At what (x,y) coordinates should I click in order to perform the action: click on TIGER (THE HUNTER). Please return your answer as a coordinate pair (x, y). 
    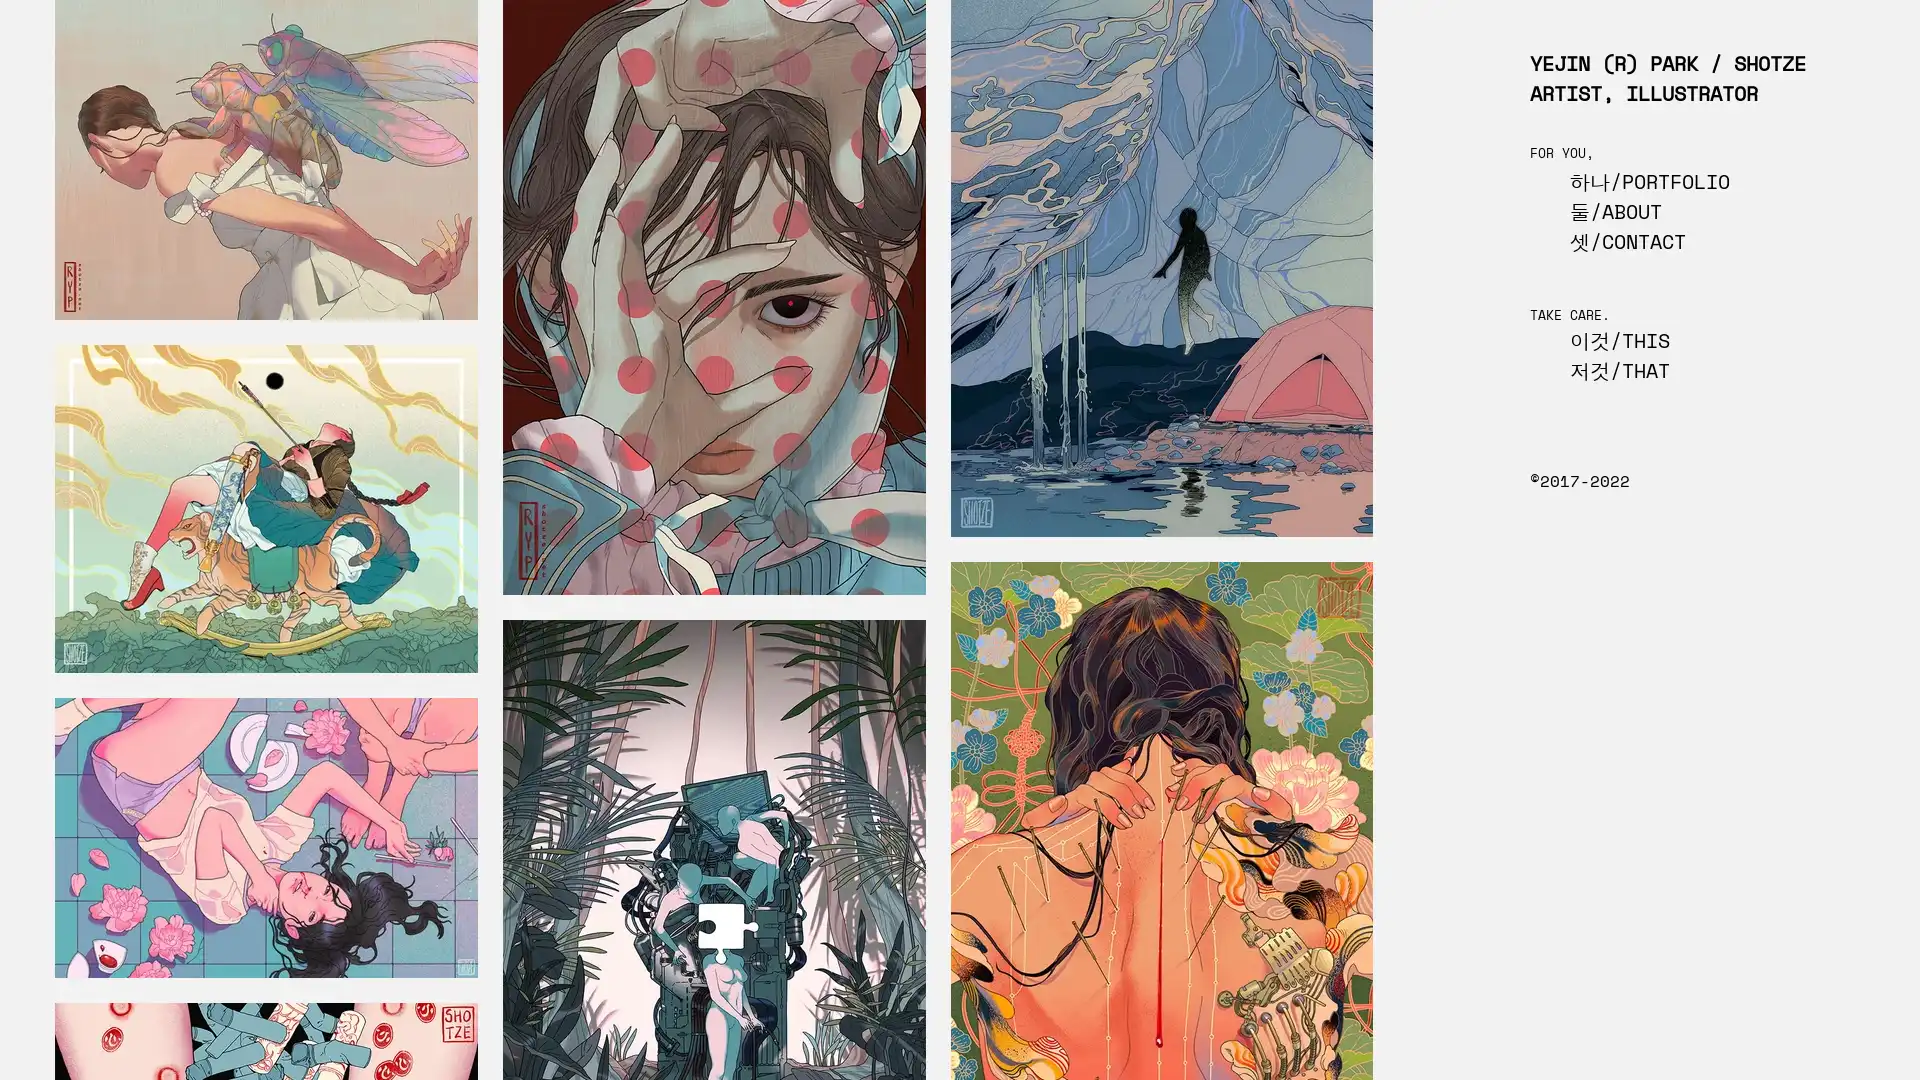
    Looking at the image, I should click on (265, 508).